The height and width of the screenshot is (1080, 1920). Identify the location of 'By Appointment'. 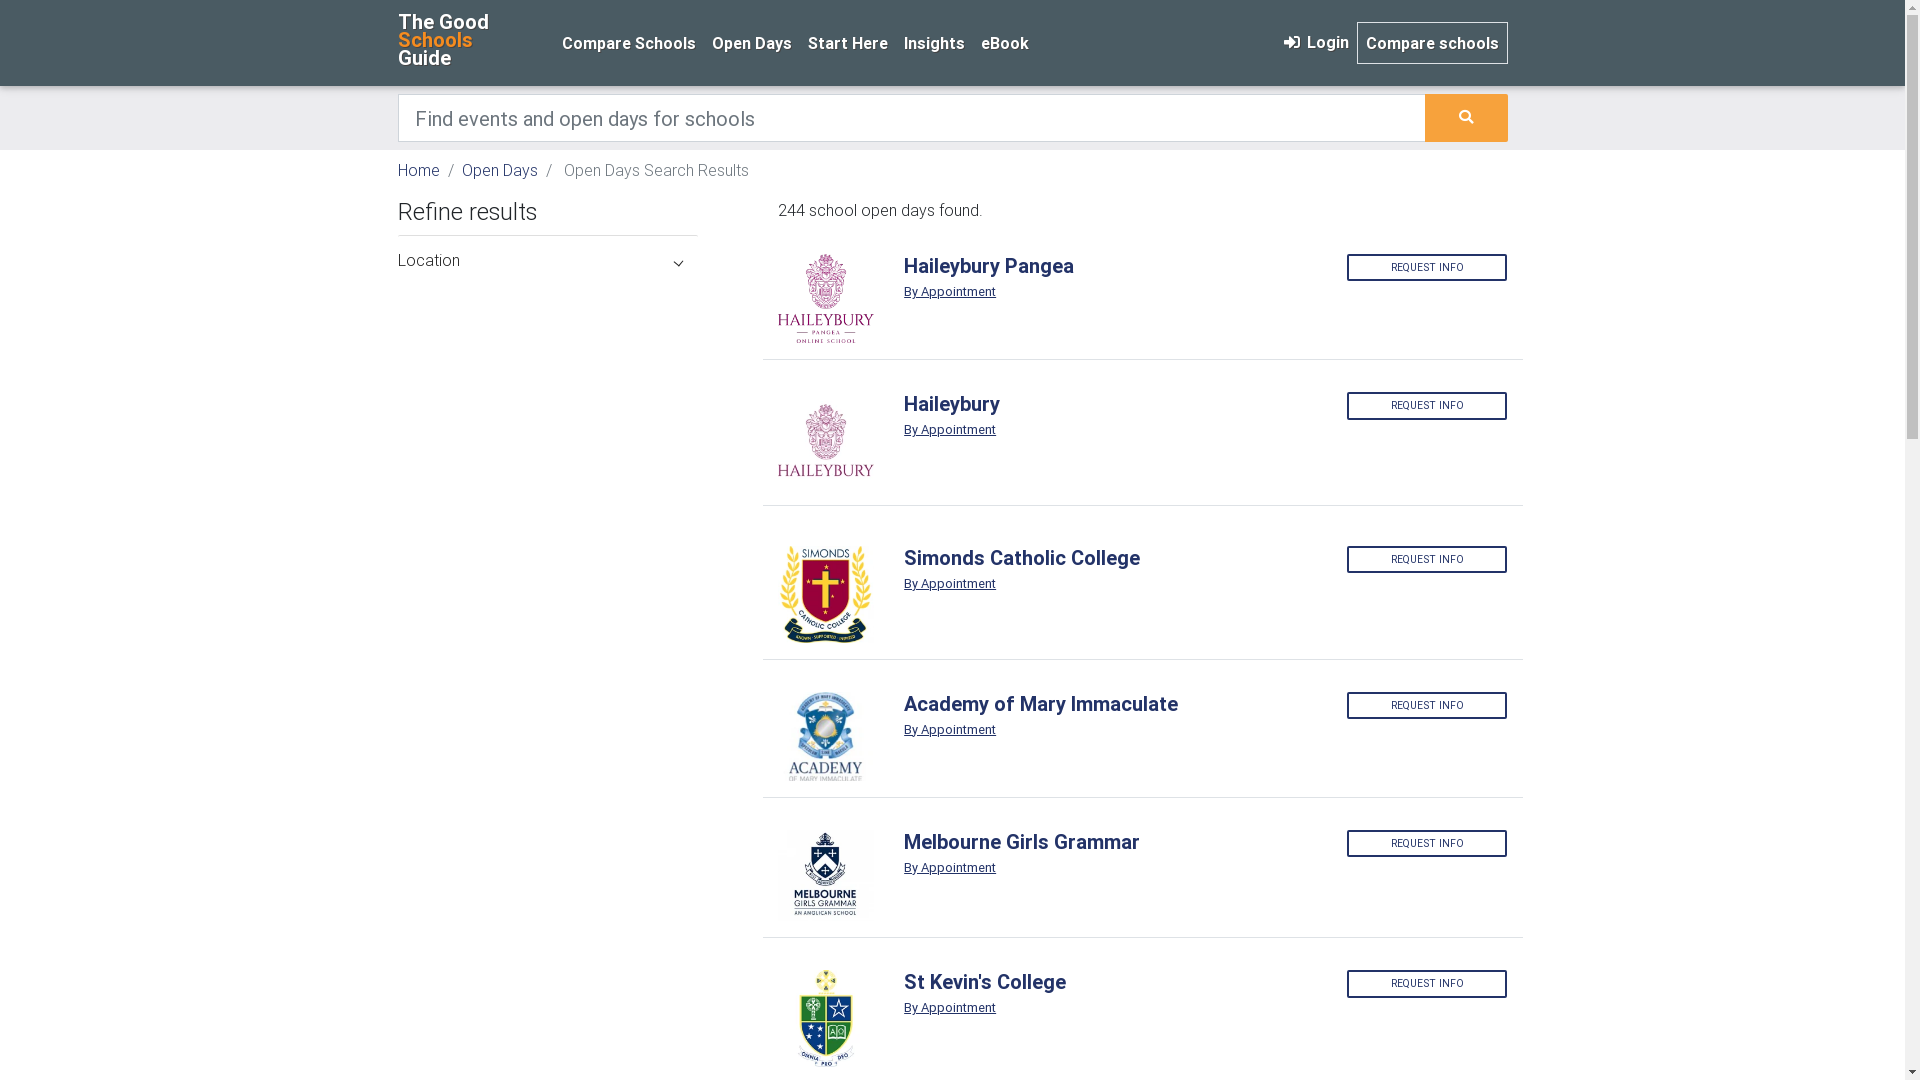
(999, 1007).